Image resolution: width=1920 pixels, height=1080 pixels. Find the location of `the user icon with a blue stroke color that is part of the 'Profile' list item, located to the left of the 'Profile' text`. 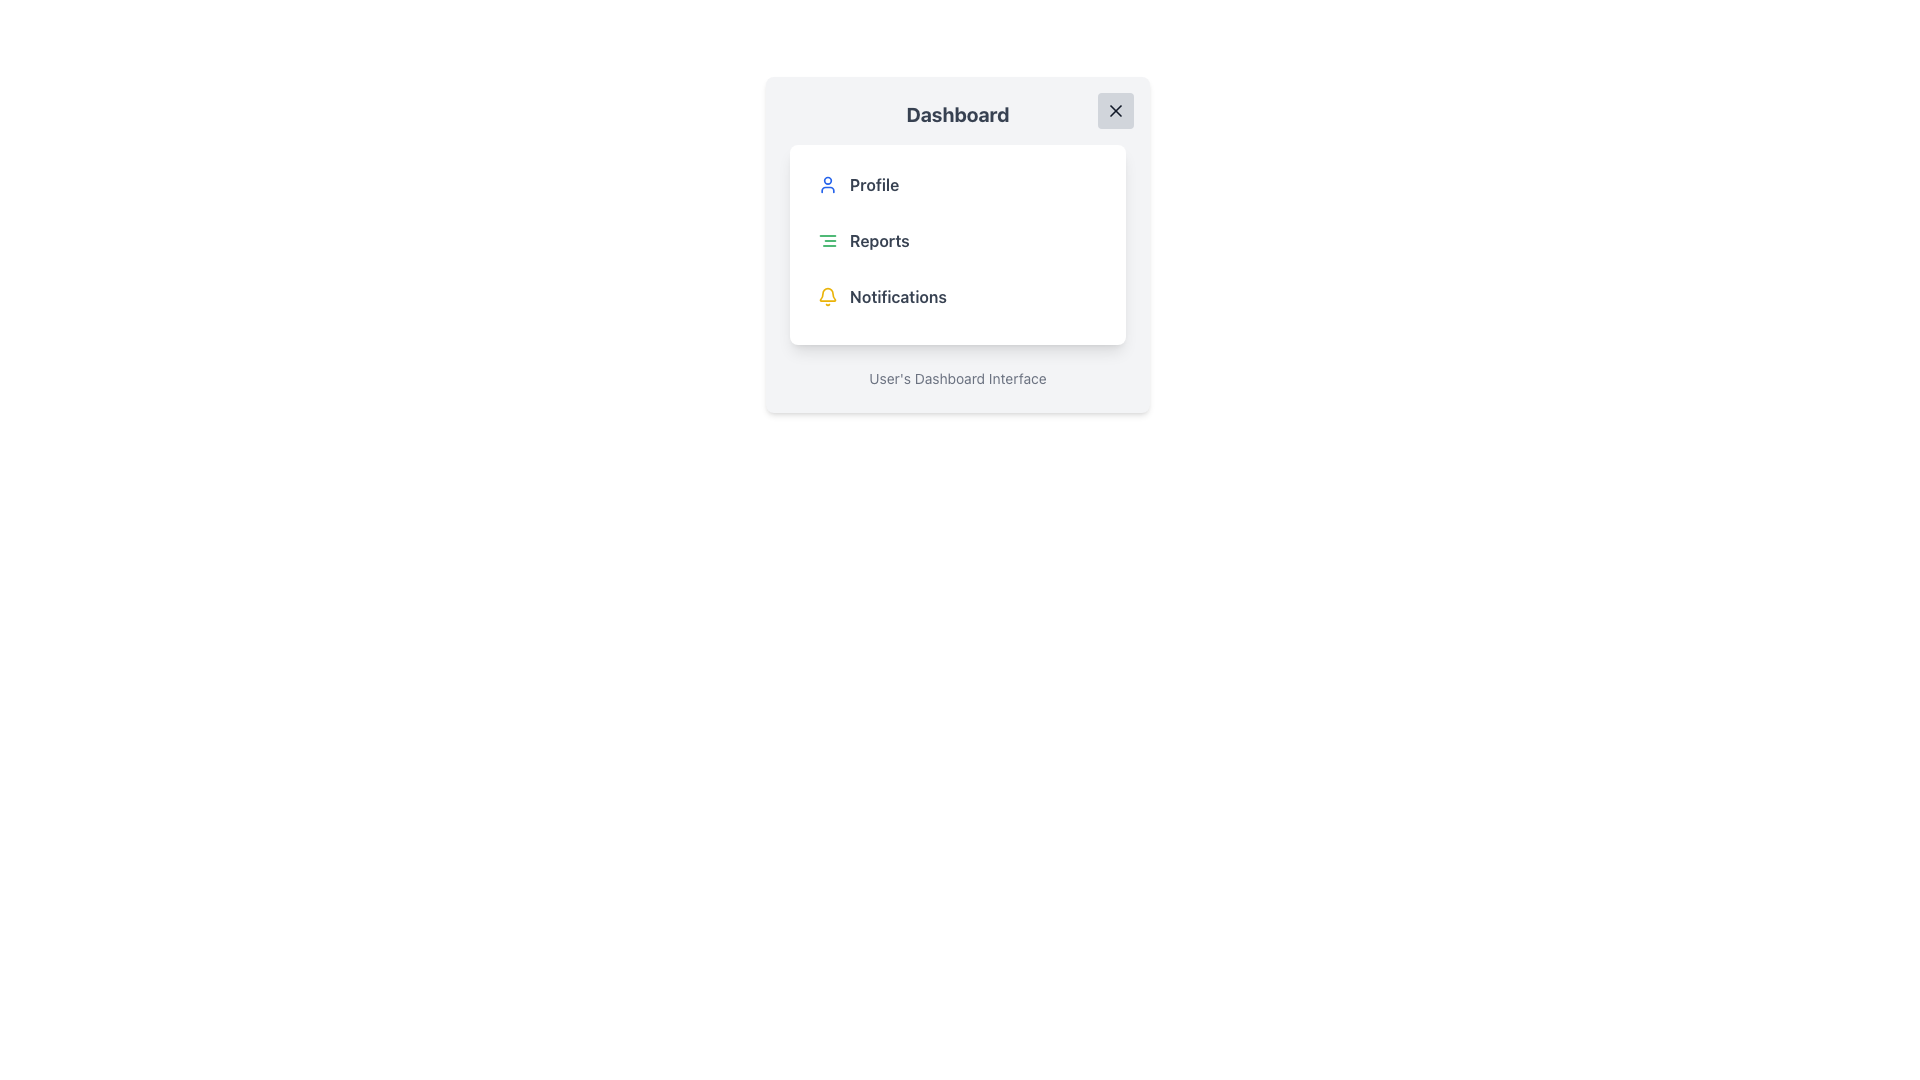

the user icon with a blue stroke color that is part of the 'Profile' list item, located to the left of the 'Profile' text is located at coordinates (828, 185).